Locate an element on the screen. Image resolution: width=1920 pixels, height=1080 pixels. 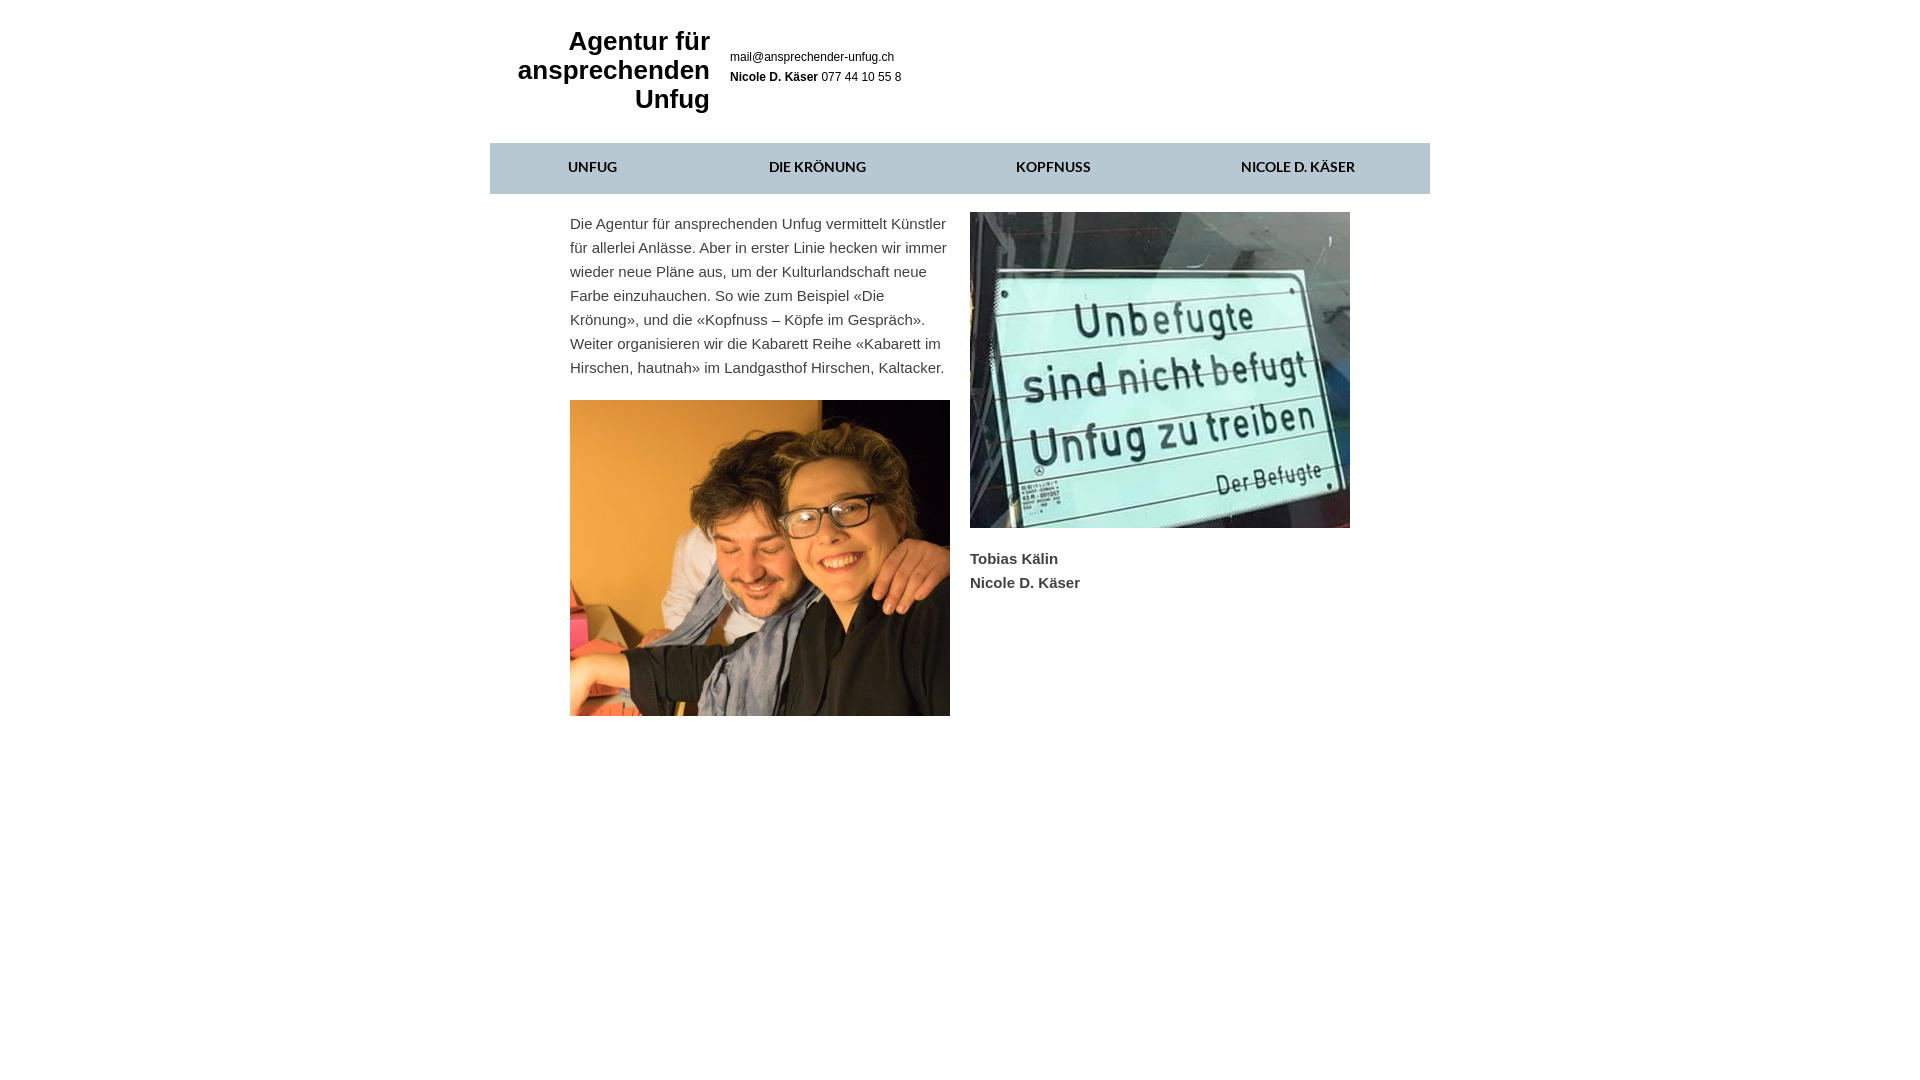
'mail@ansprechender-unfug.ch' is located at coordinates (811, 56).